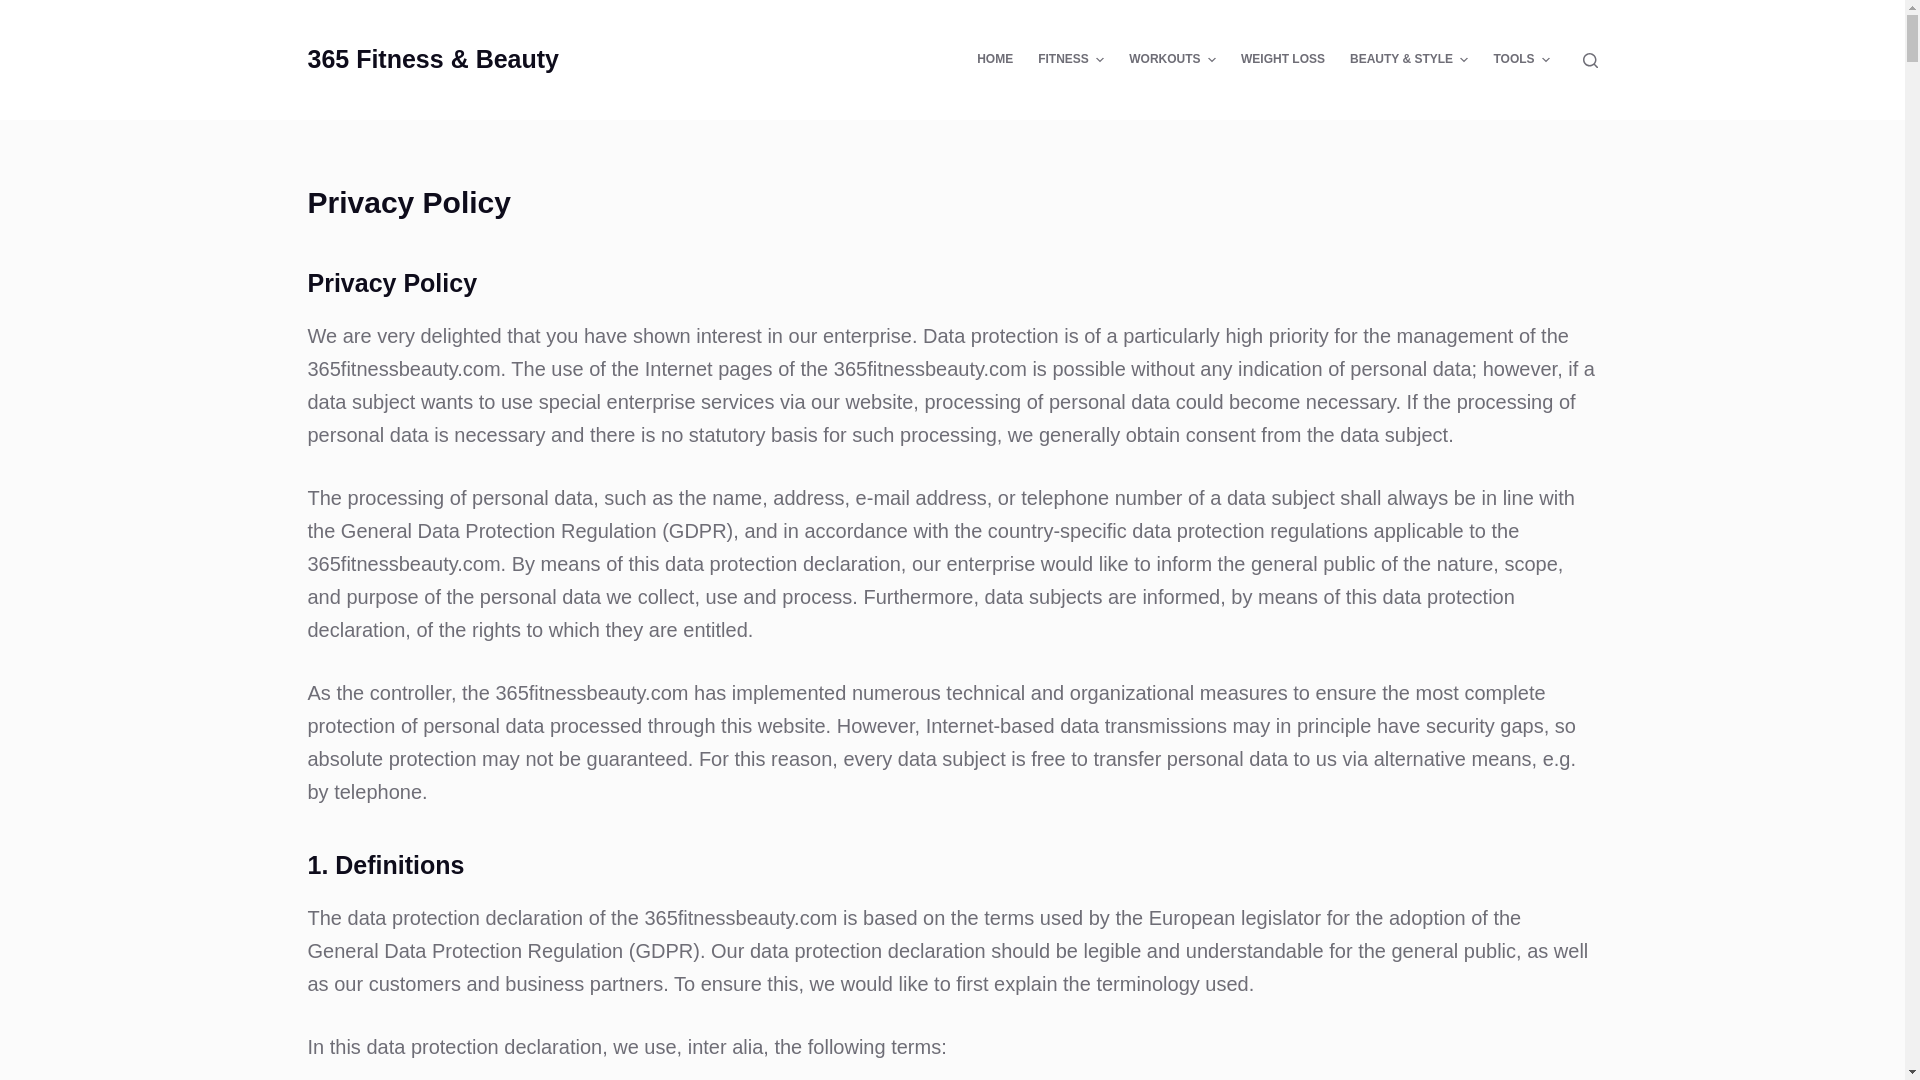 Image resolution: width=1920 pixels, height=1080 pixels. I want to click on 'WORKOUTS', so click(1116, 59).